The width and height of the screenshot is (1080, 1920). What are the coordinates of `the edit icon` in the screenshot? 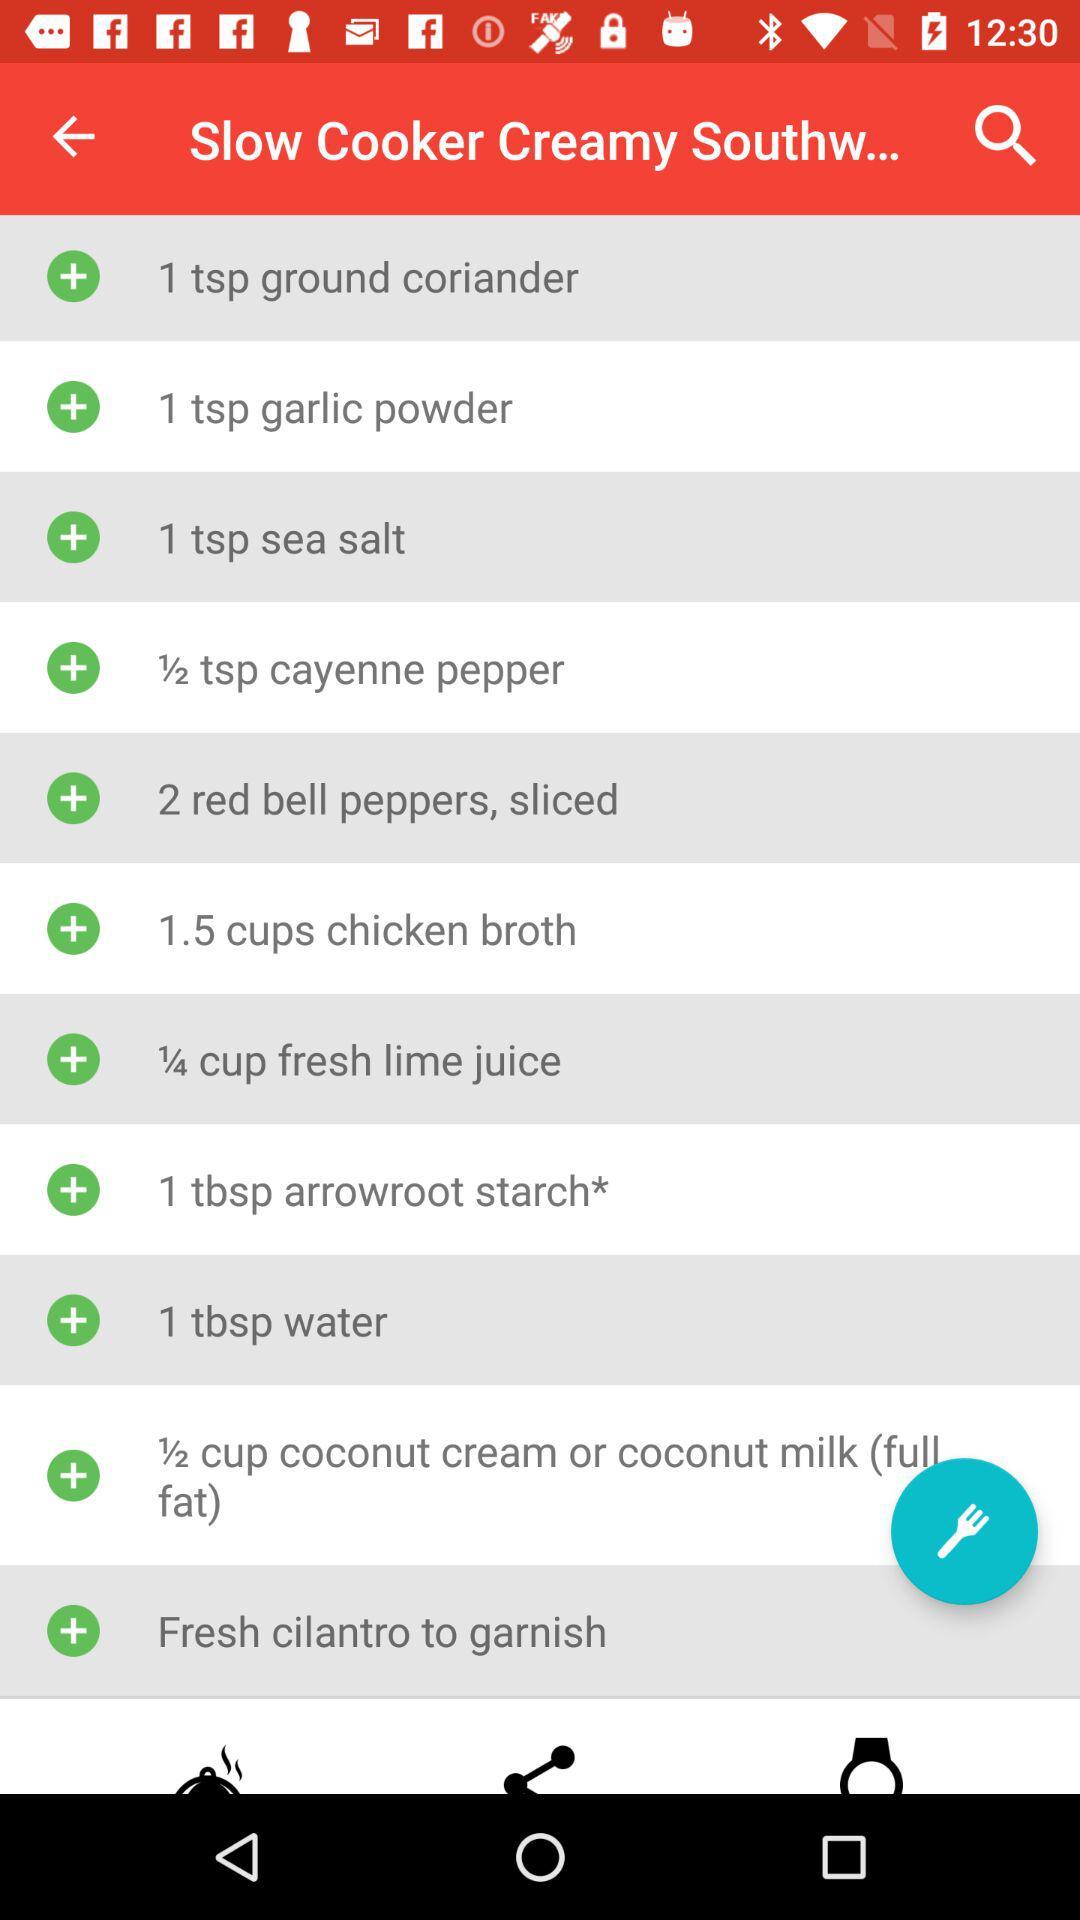 It's located at (963, 1530).